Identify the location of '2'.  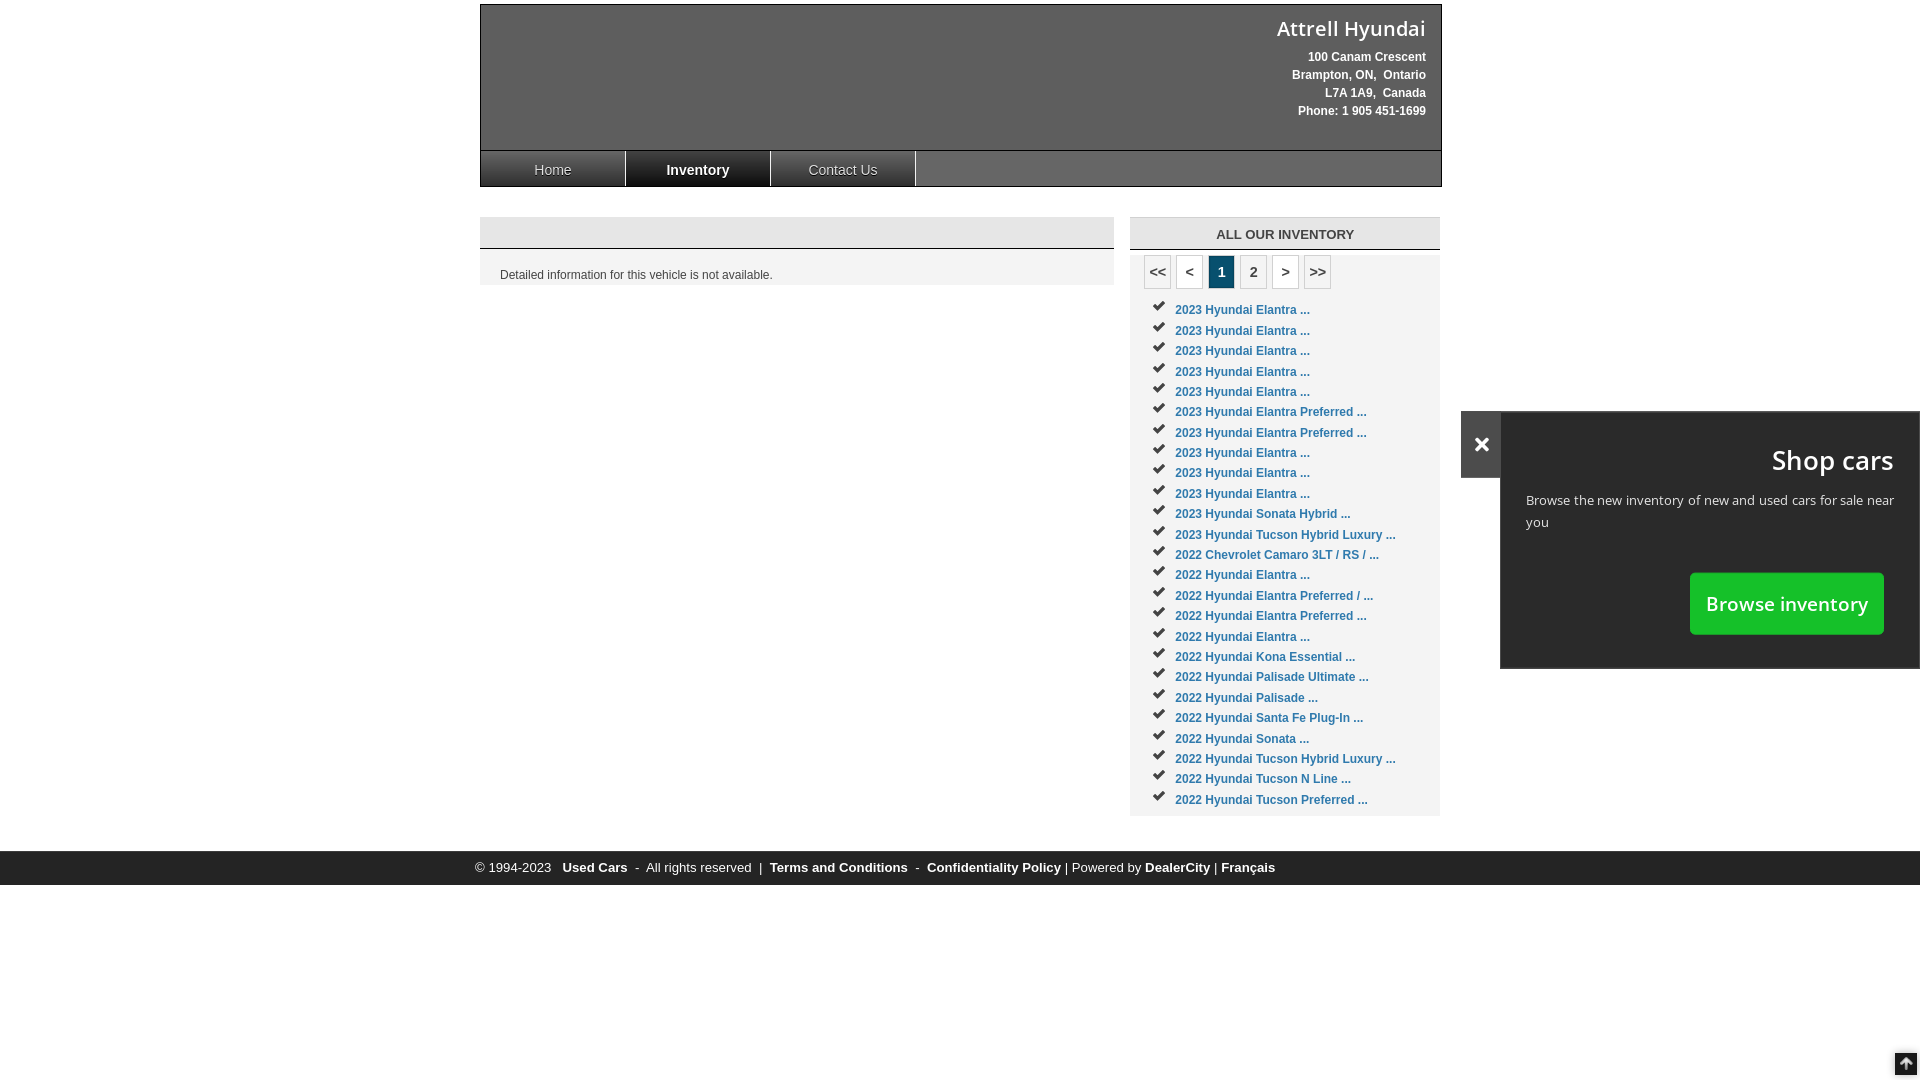
(1252, 272).